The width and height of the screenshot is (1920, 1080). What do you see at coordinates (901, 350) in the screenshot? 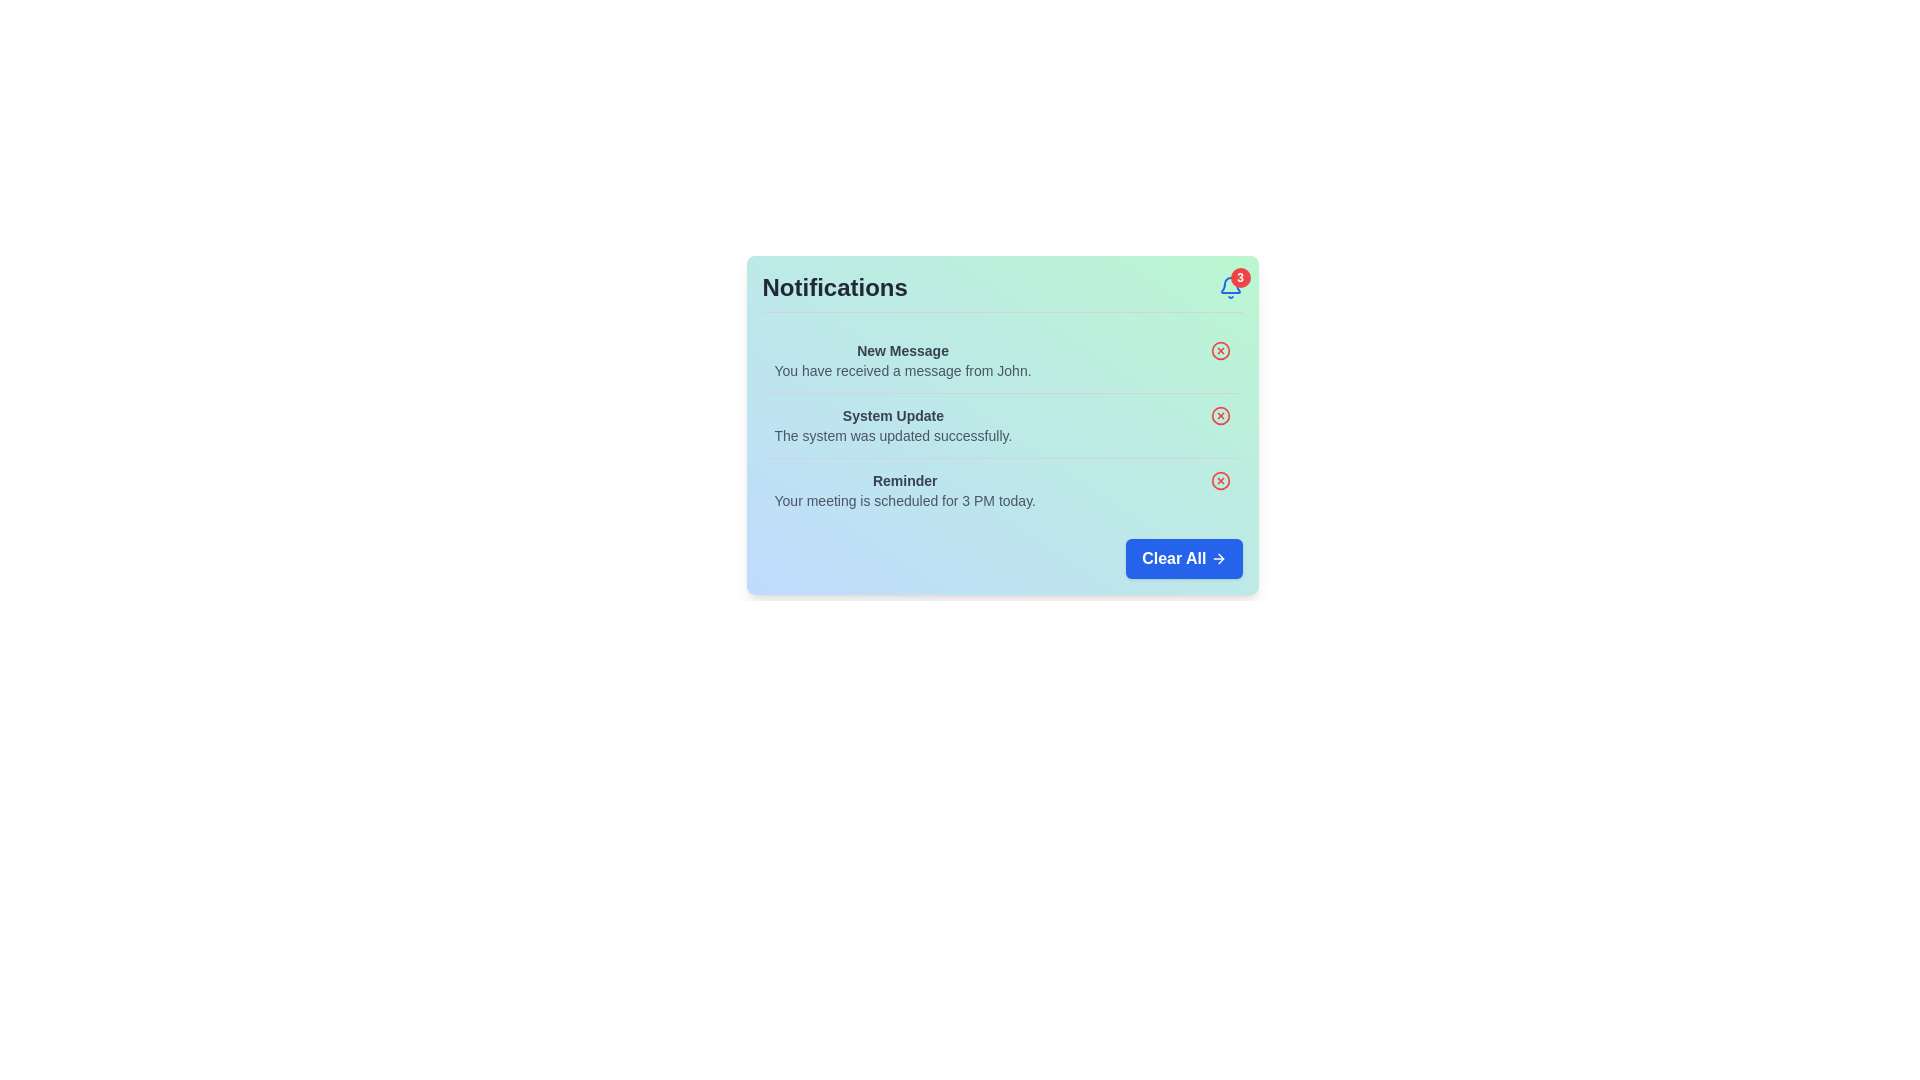
I see `the title text element of the notification entry, which is positioned at the top left and serves as a heading for the notification` at bounding box center [901, 350].